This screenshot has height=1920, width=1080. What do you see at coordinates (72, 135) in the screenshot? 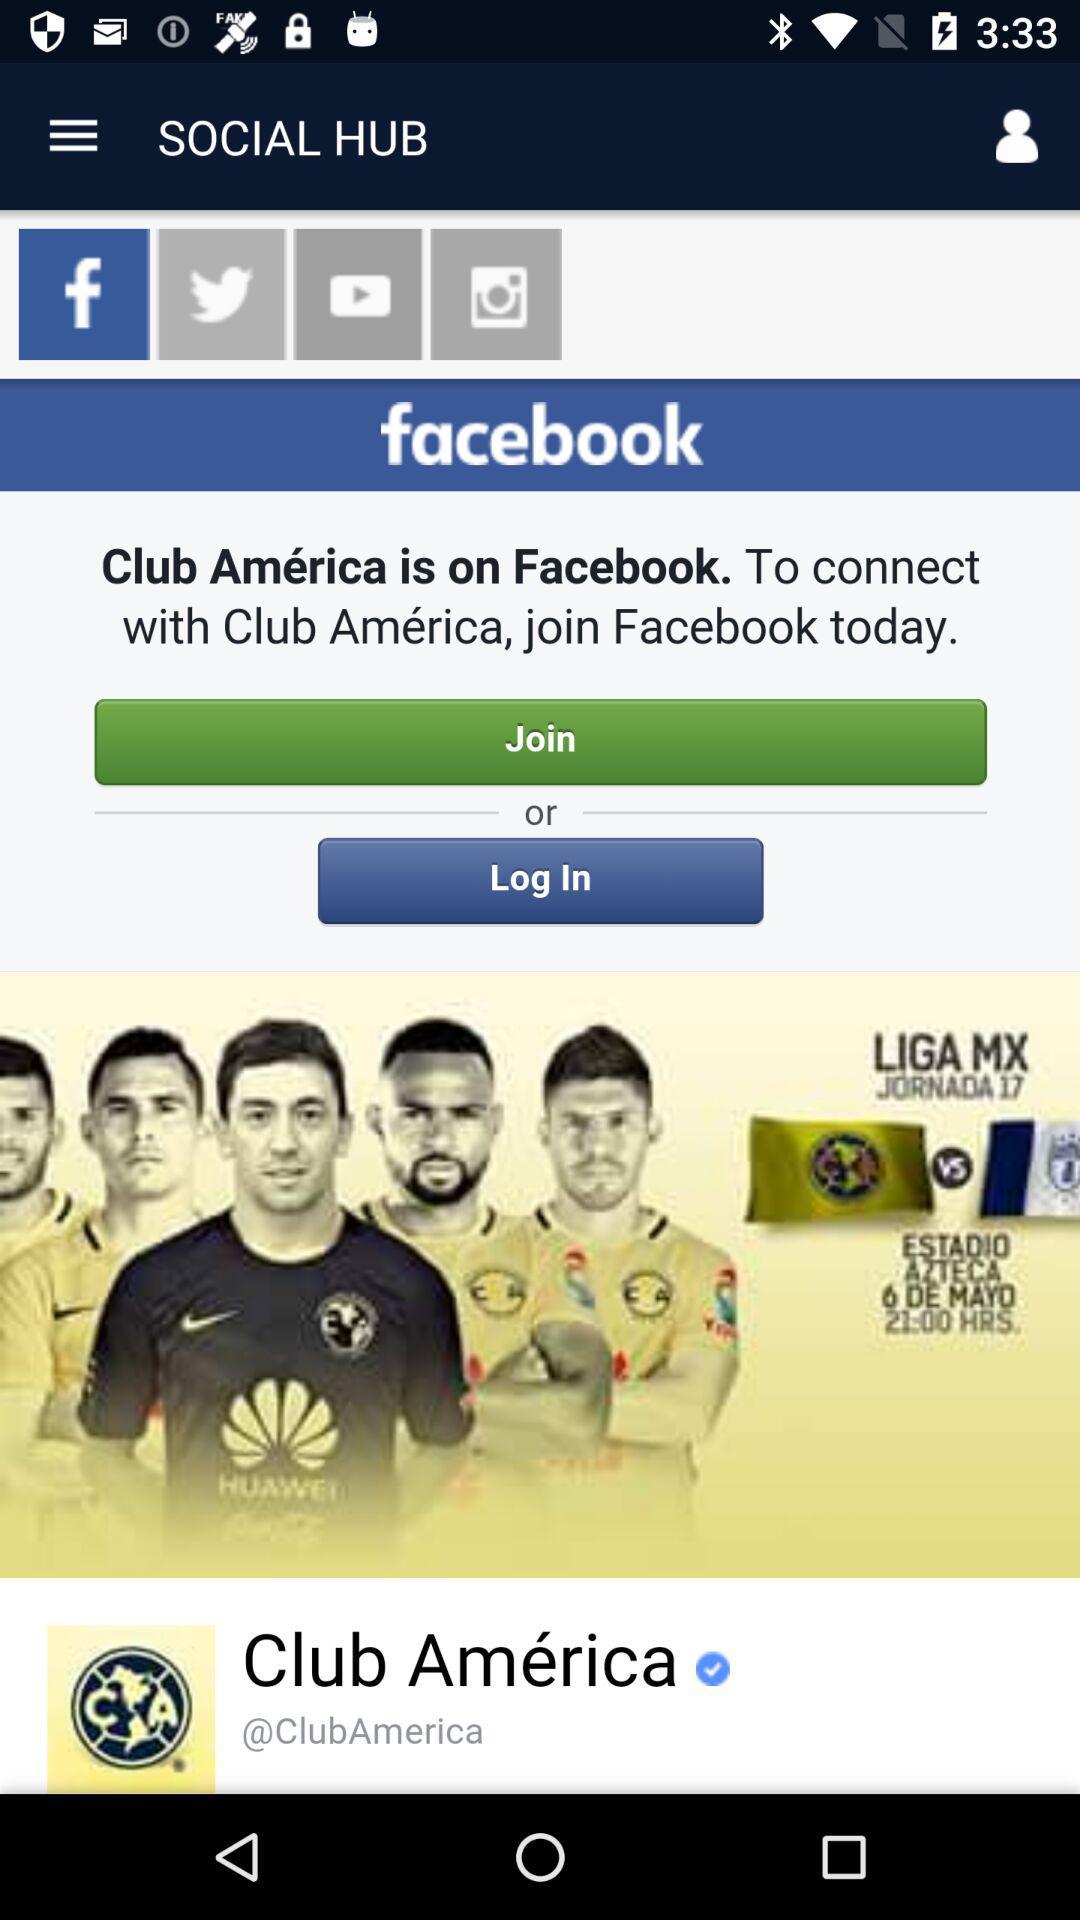
I see `app link` at bounding box center [72, 135].